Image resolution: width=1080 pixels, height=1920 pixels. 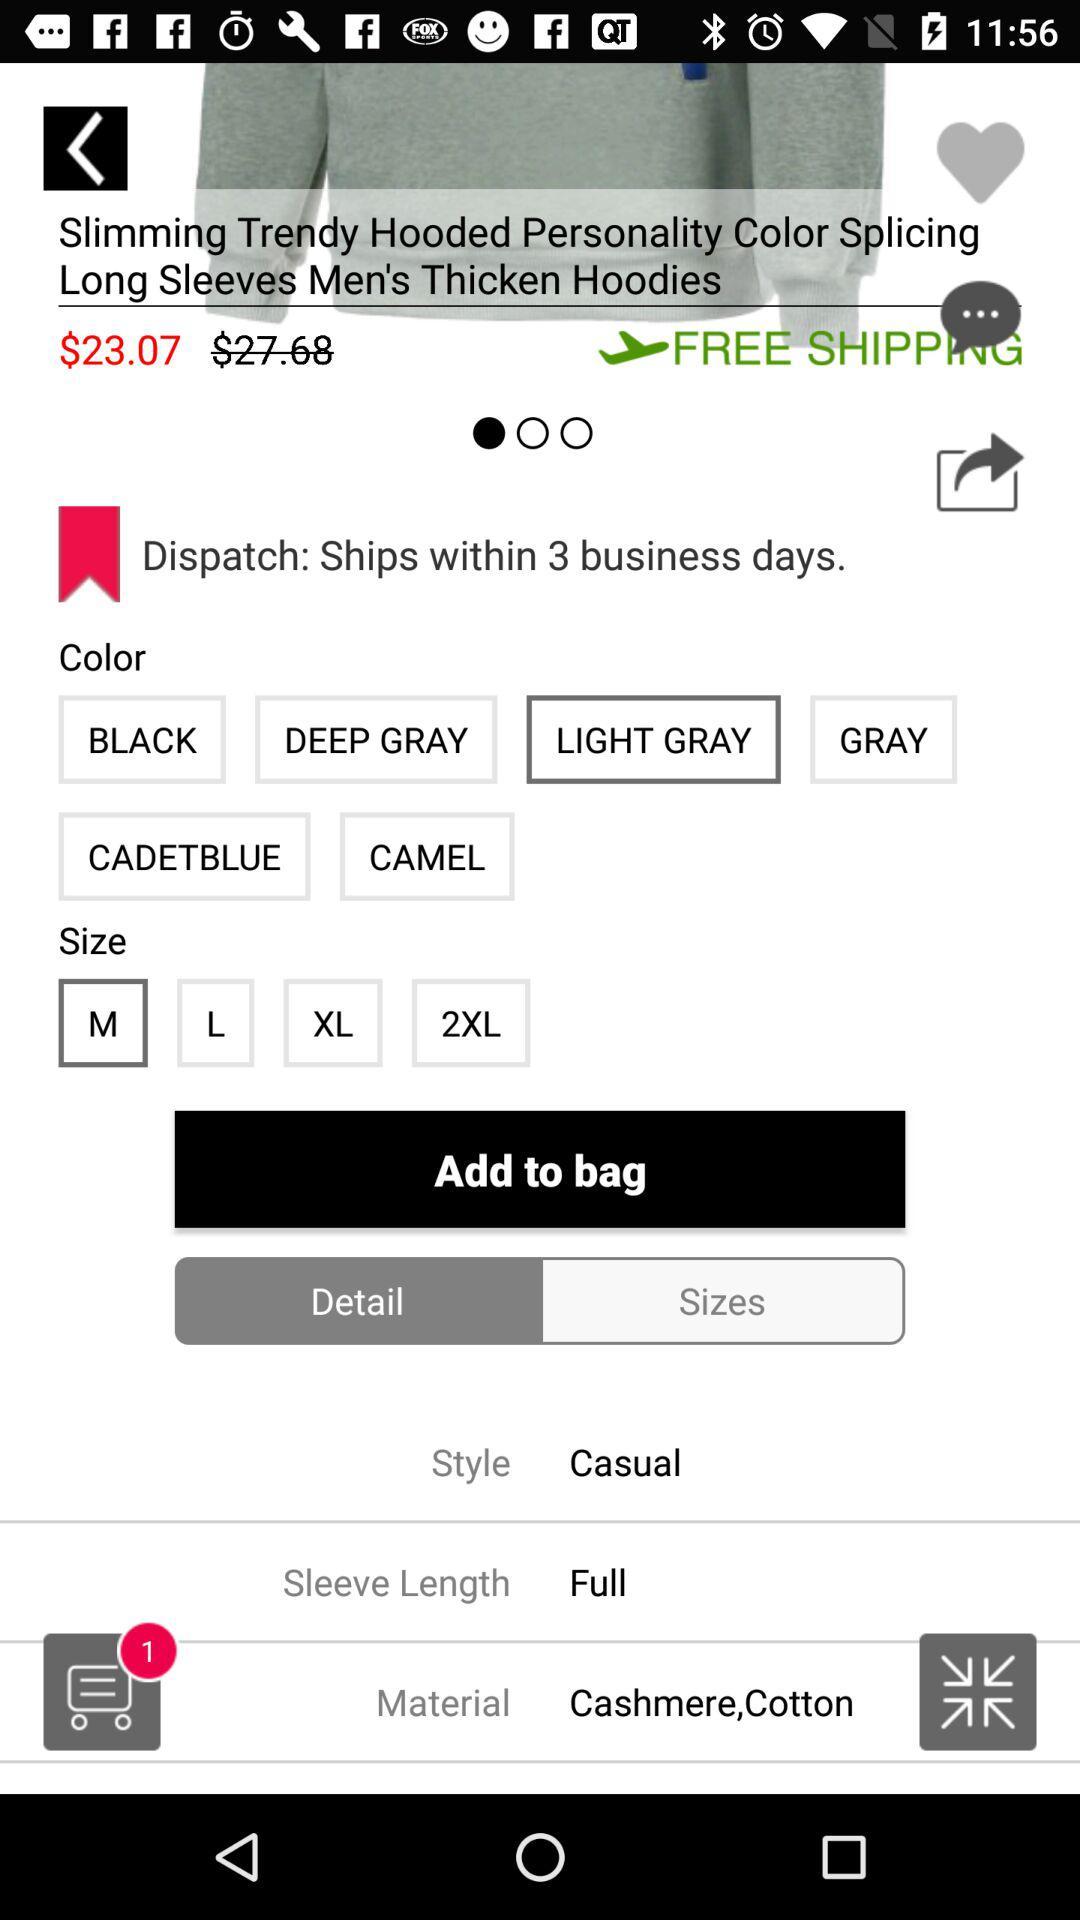 What do you see at coordinates (101, 1691) in the screenshot?
I see `the cart icon` at bounding box center [101, 1691].